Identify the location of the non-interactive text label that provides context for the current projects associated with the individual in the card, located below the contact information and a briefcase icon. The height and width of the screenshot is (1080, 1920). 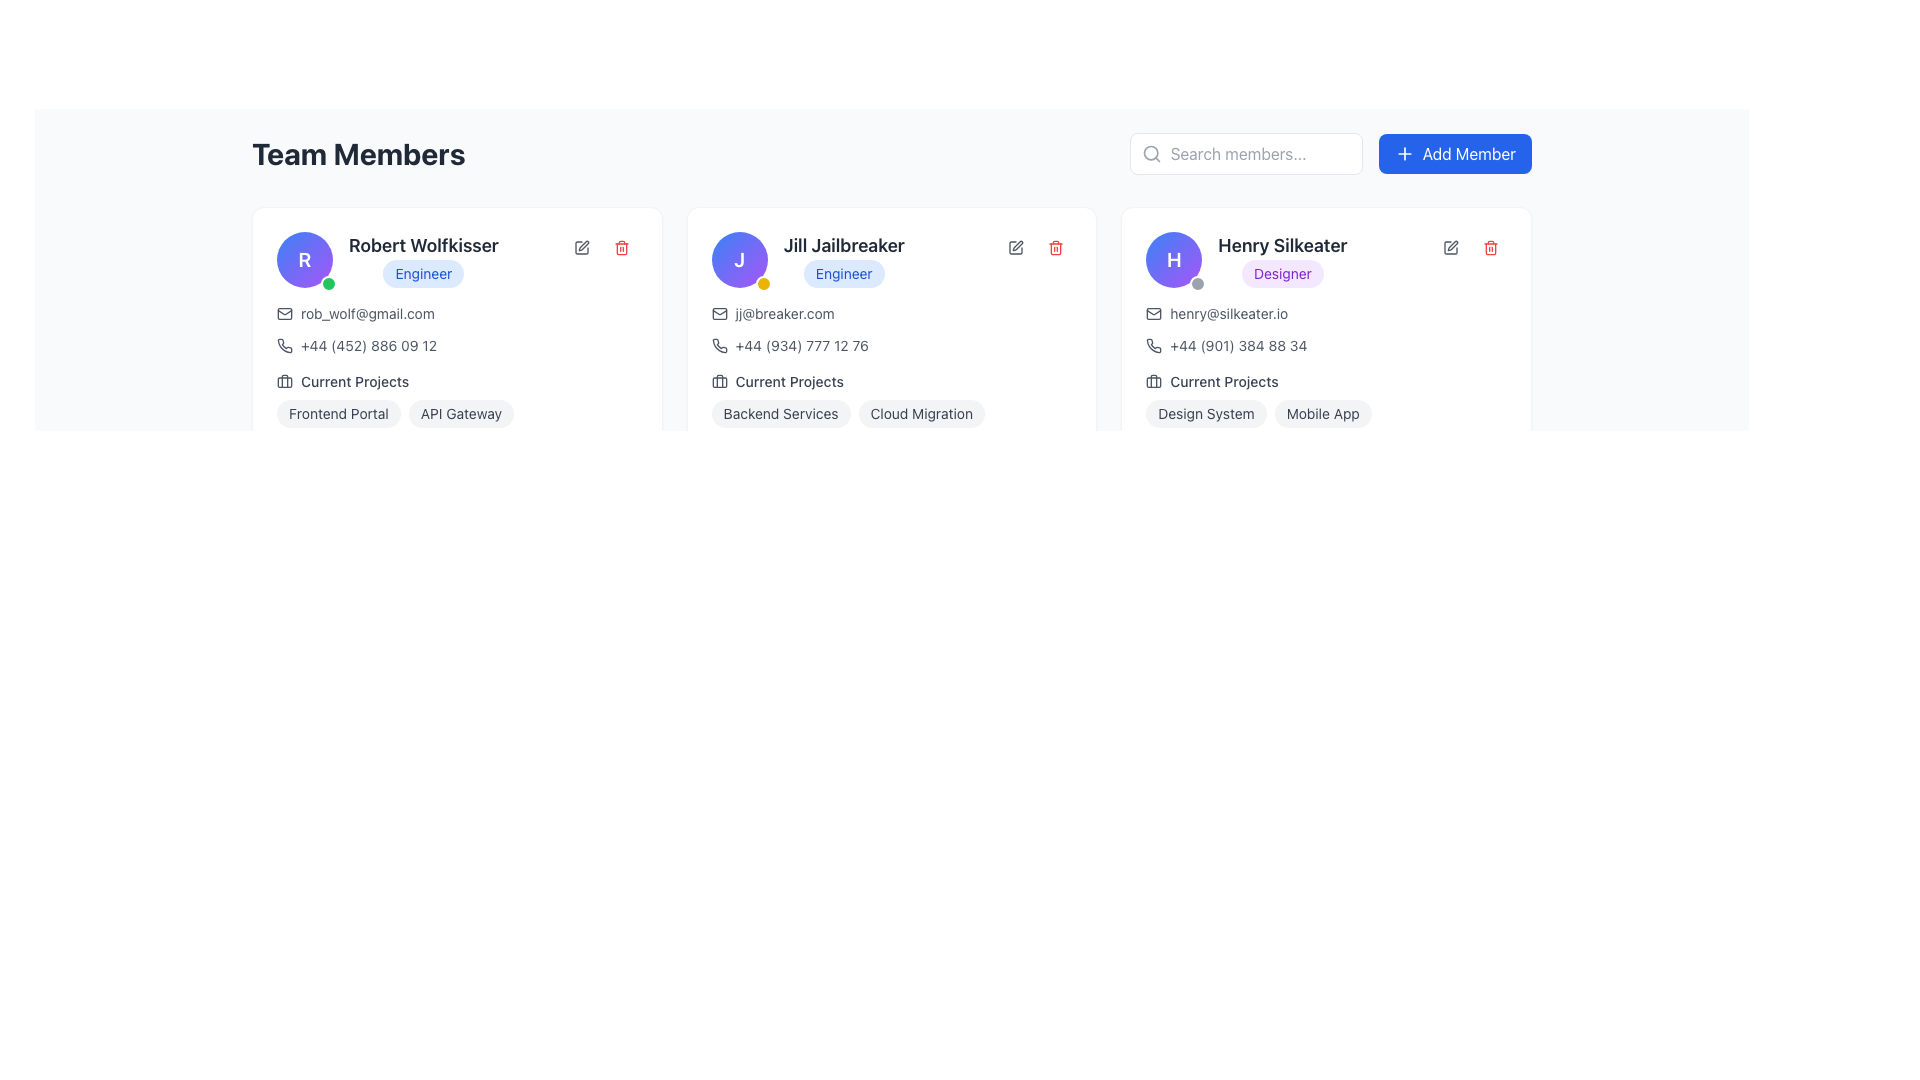
(355, 381).